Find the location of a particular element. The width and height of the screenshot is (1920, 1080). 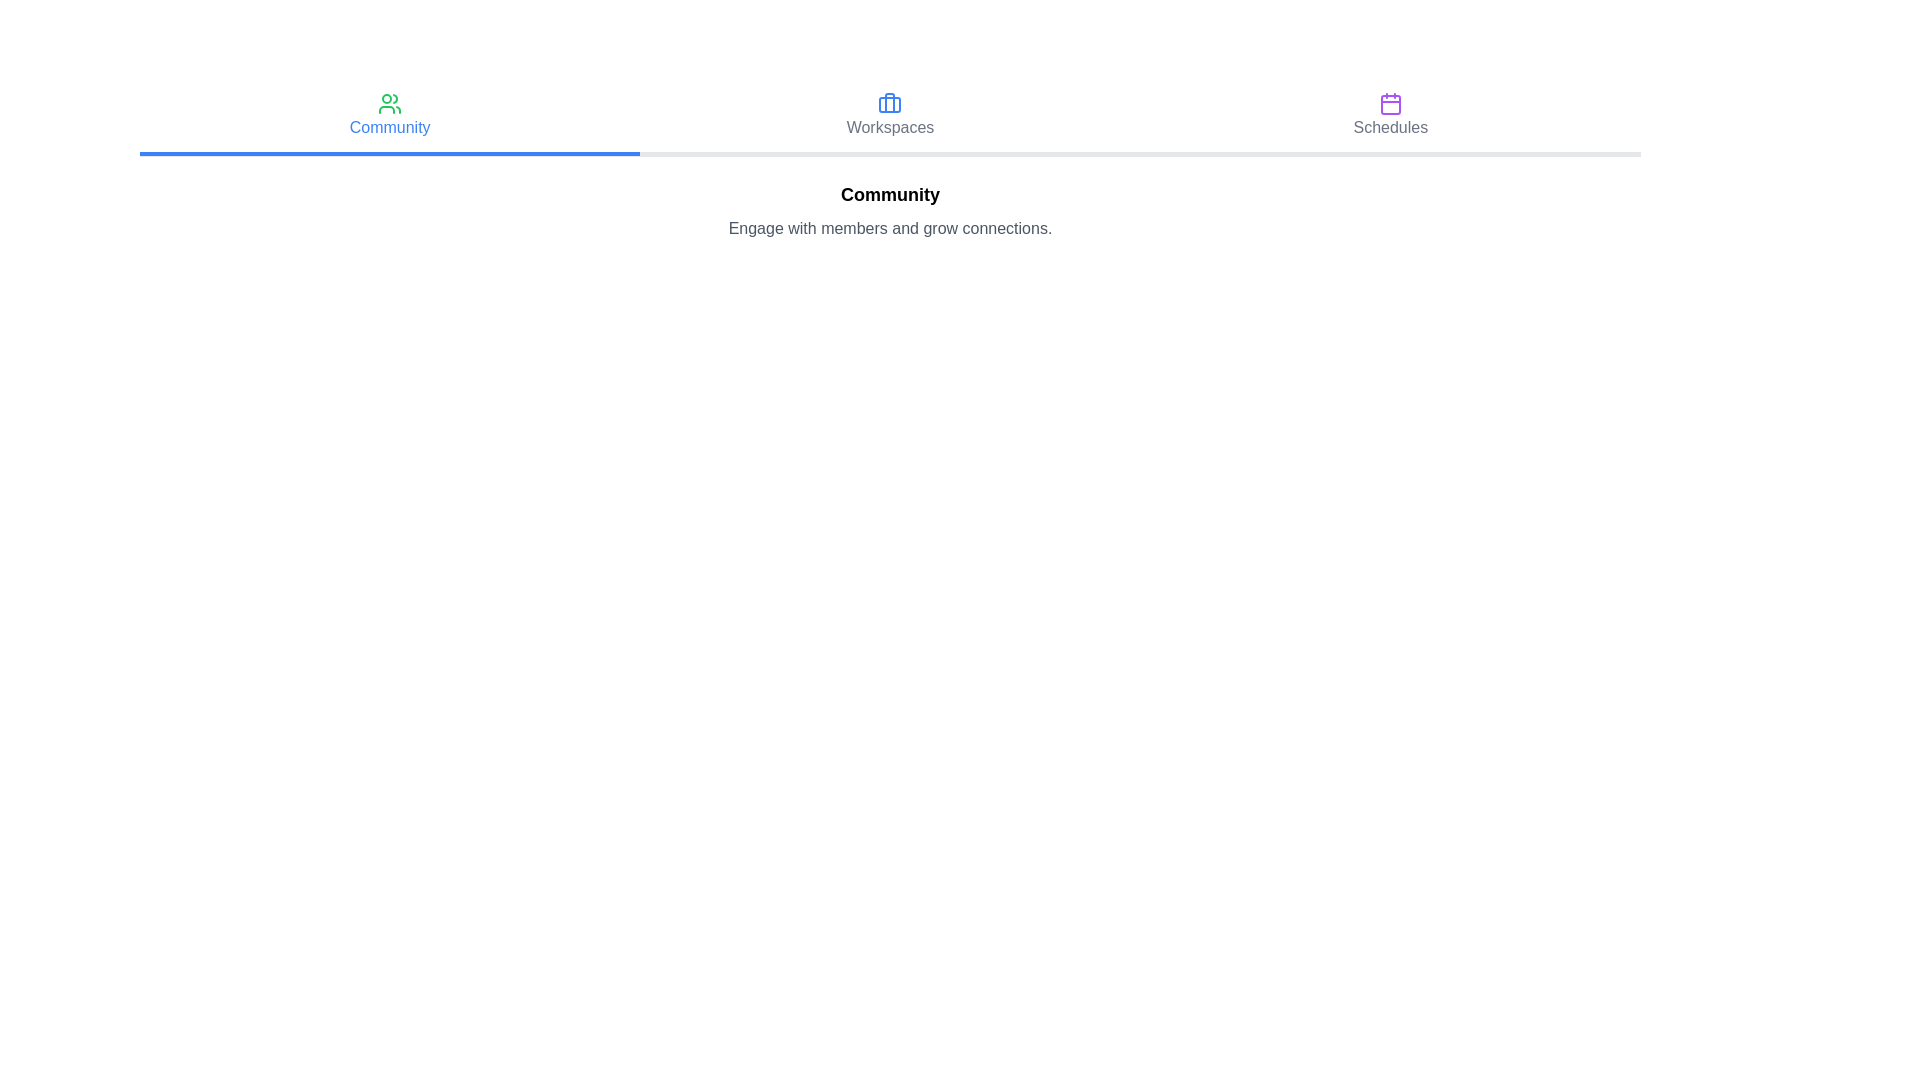

the Community tab to navigate to its content is located at coordinates (389, 118).